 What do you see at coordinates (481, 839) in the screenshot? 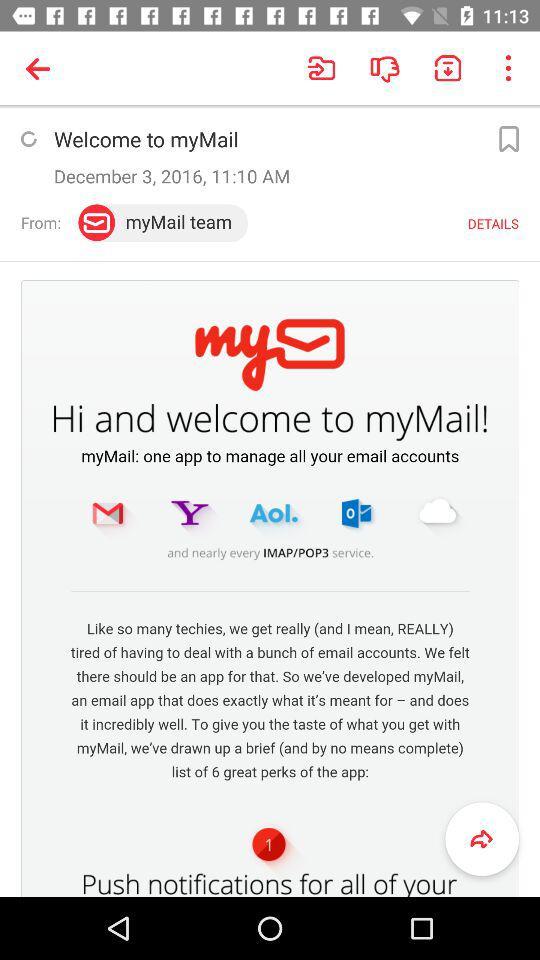
I see `the arrow_forward icon` at bounding box center [481, 839].